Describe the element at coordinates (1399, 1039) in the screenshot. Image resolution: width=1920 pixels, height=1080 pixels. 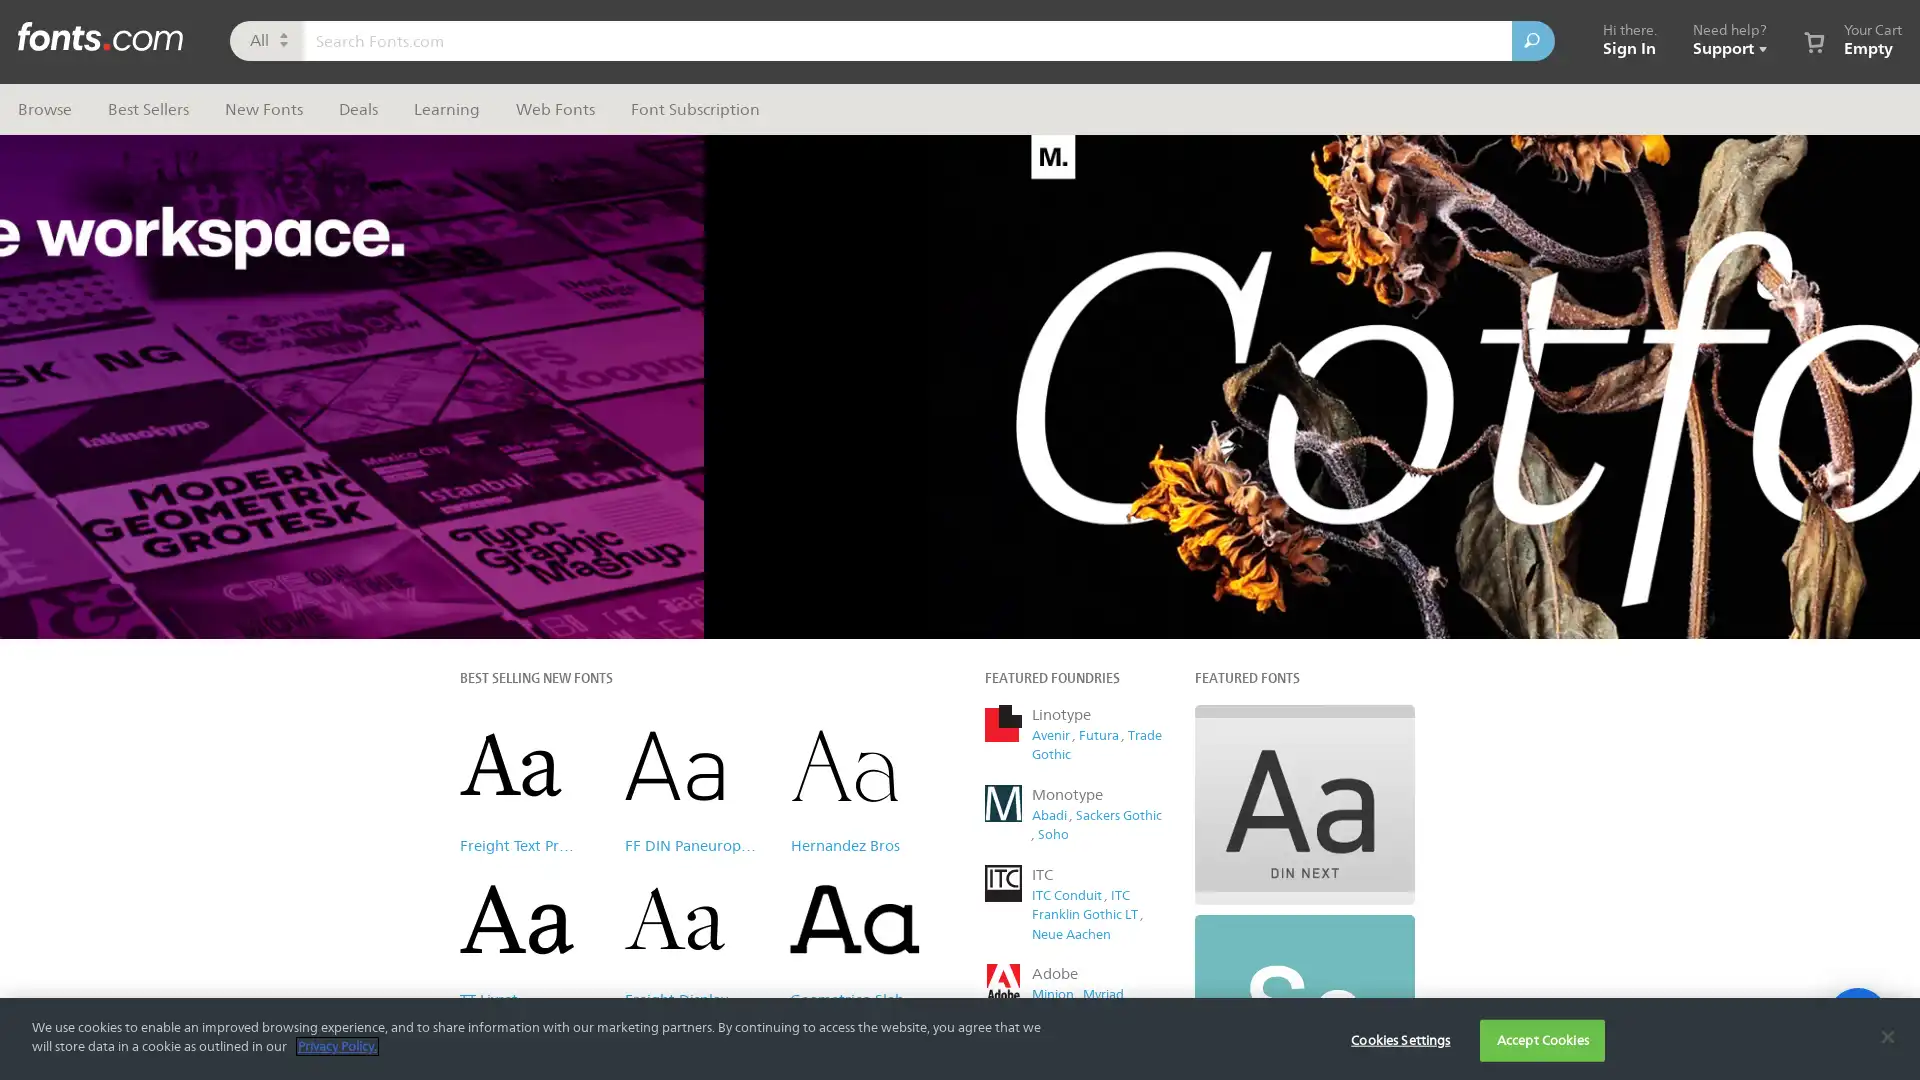
I see `Cookies Settings` at that location.